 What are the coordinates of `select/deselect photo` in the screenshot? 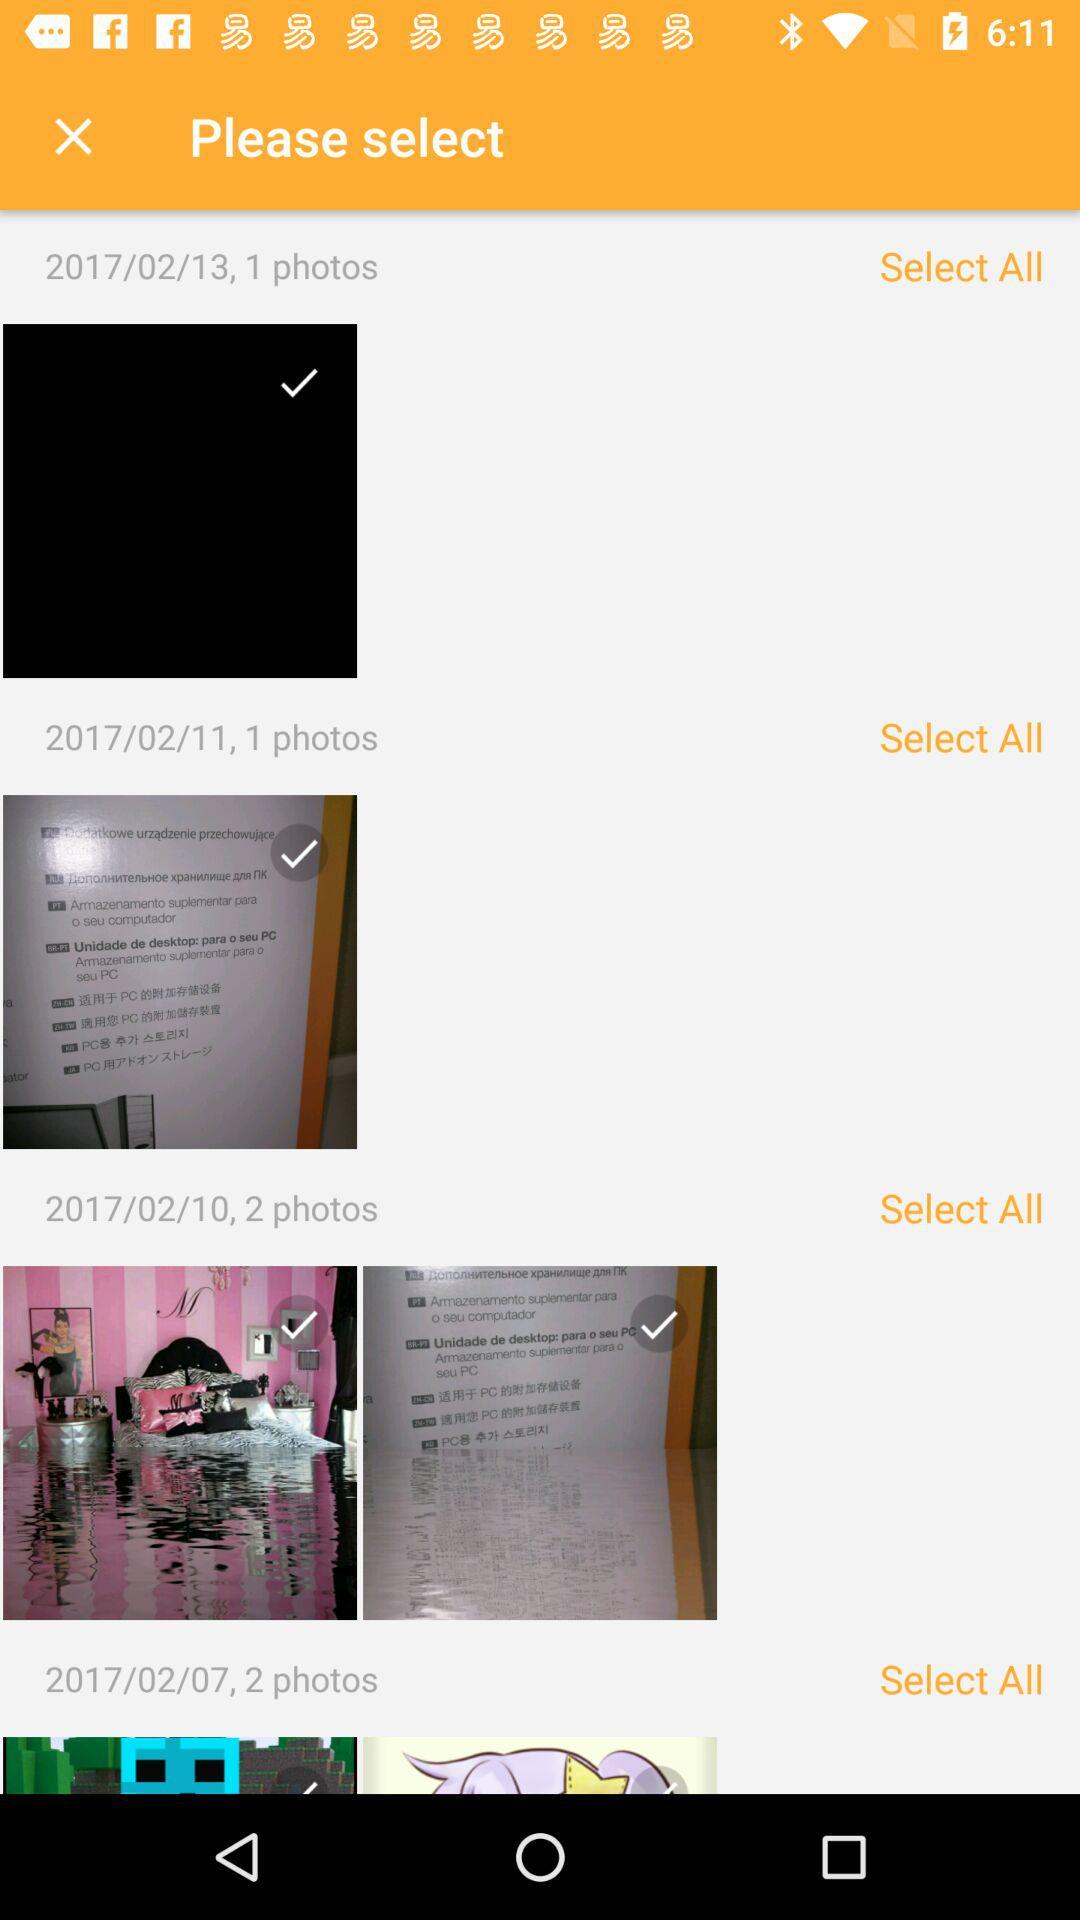 It's located at (651, 1331).